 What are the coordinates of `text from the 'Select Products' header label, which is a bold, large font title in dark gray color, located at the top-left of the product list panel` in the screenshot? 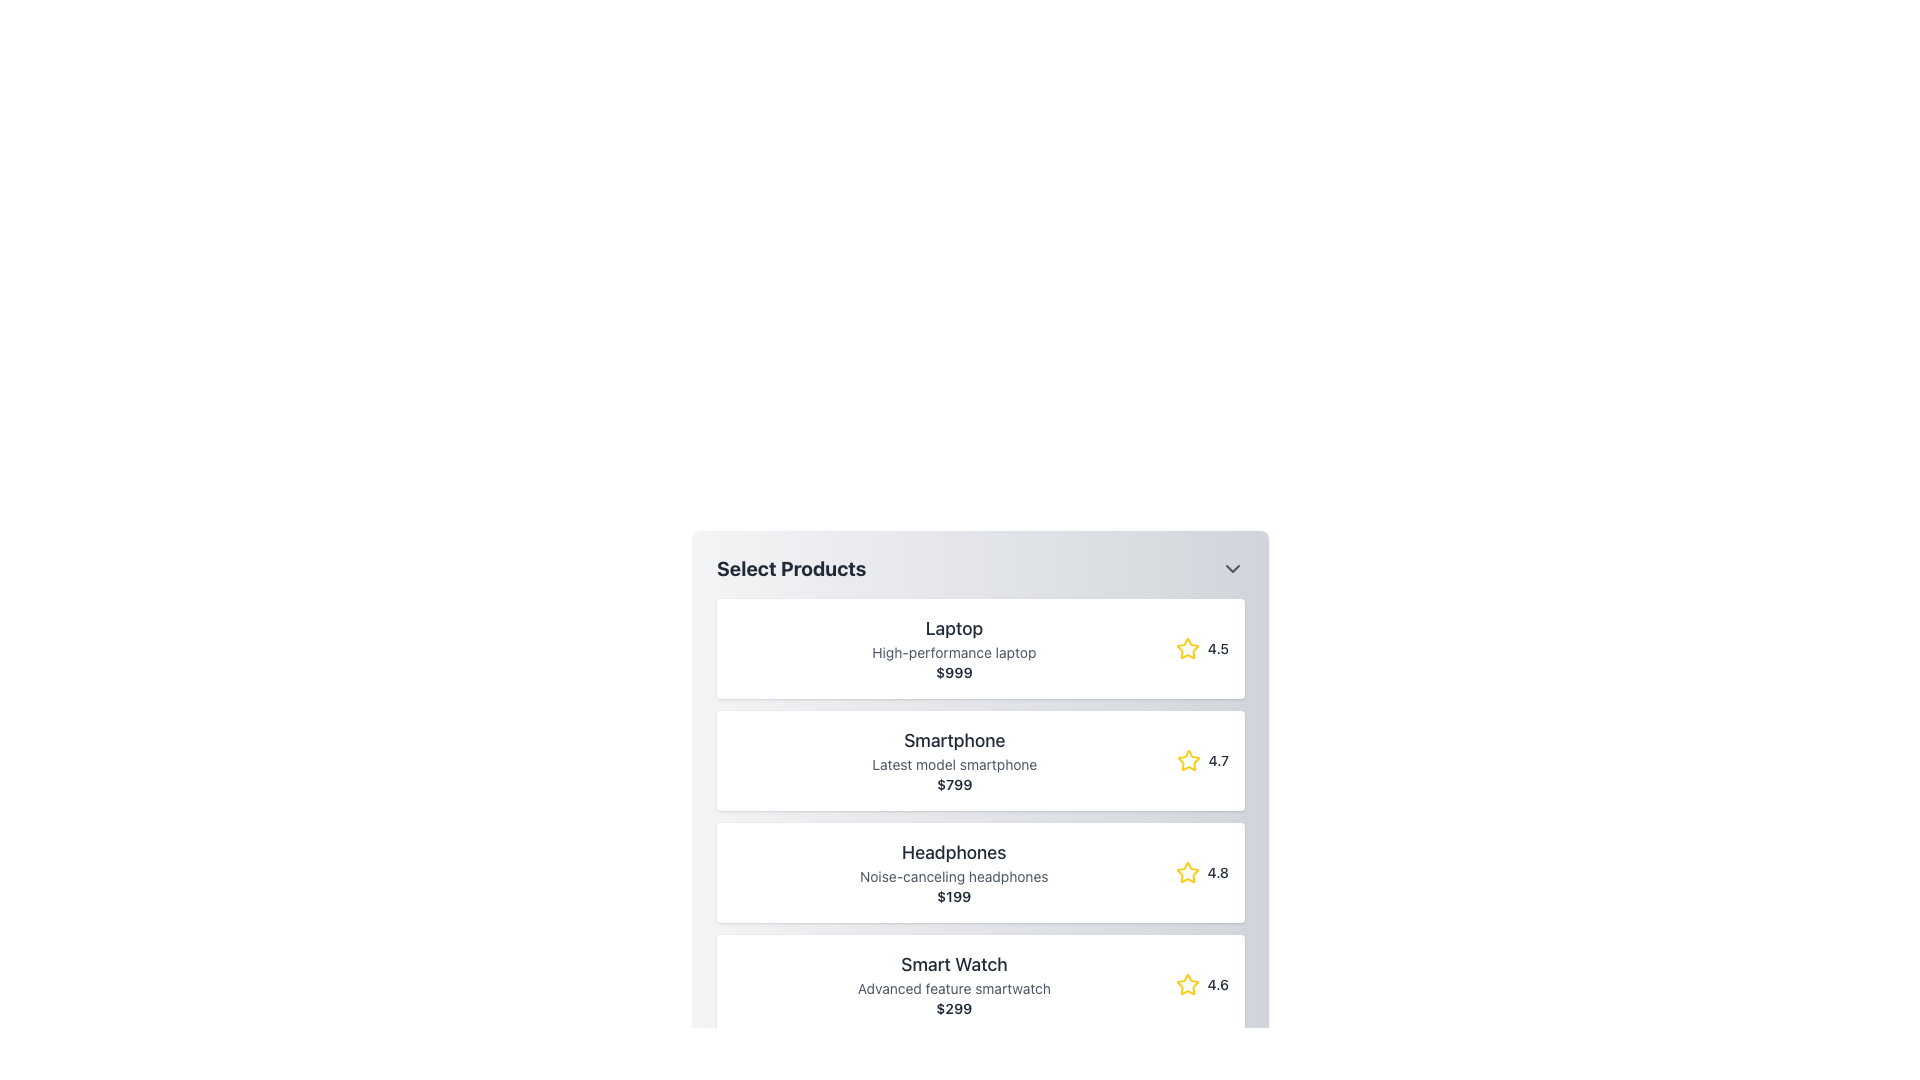 It's located at (790, 569).